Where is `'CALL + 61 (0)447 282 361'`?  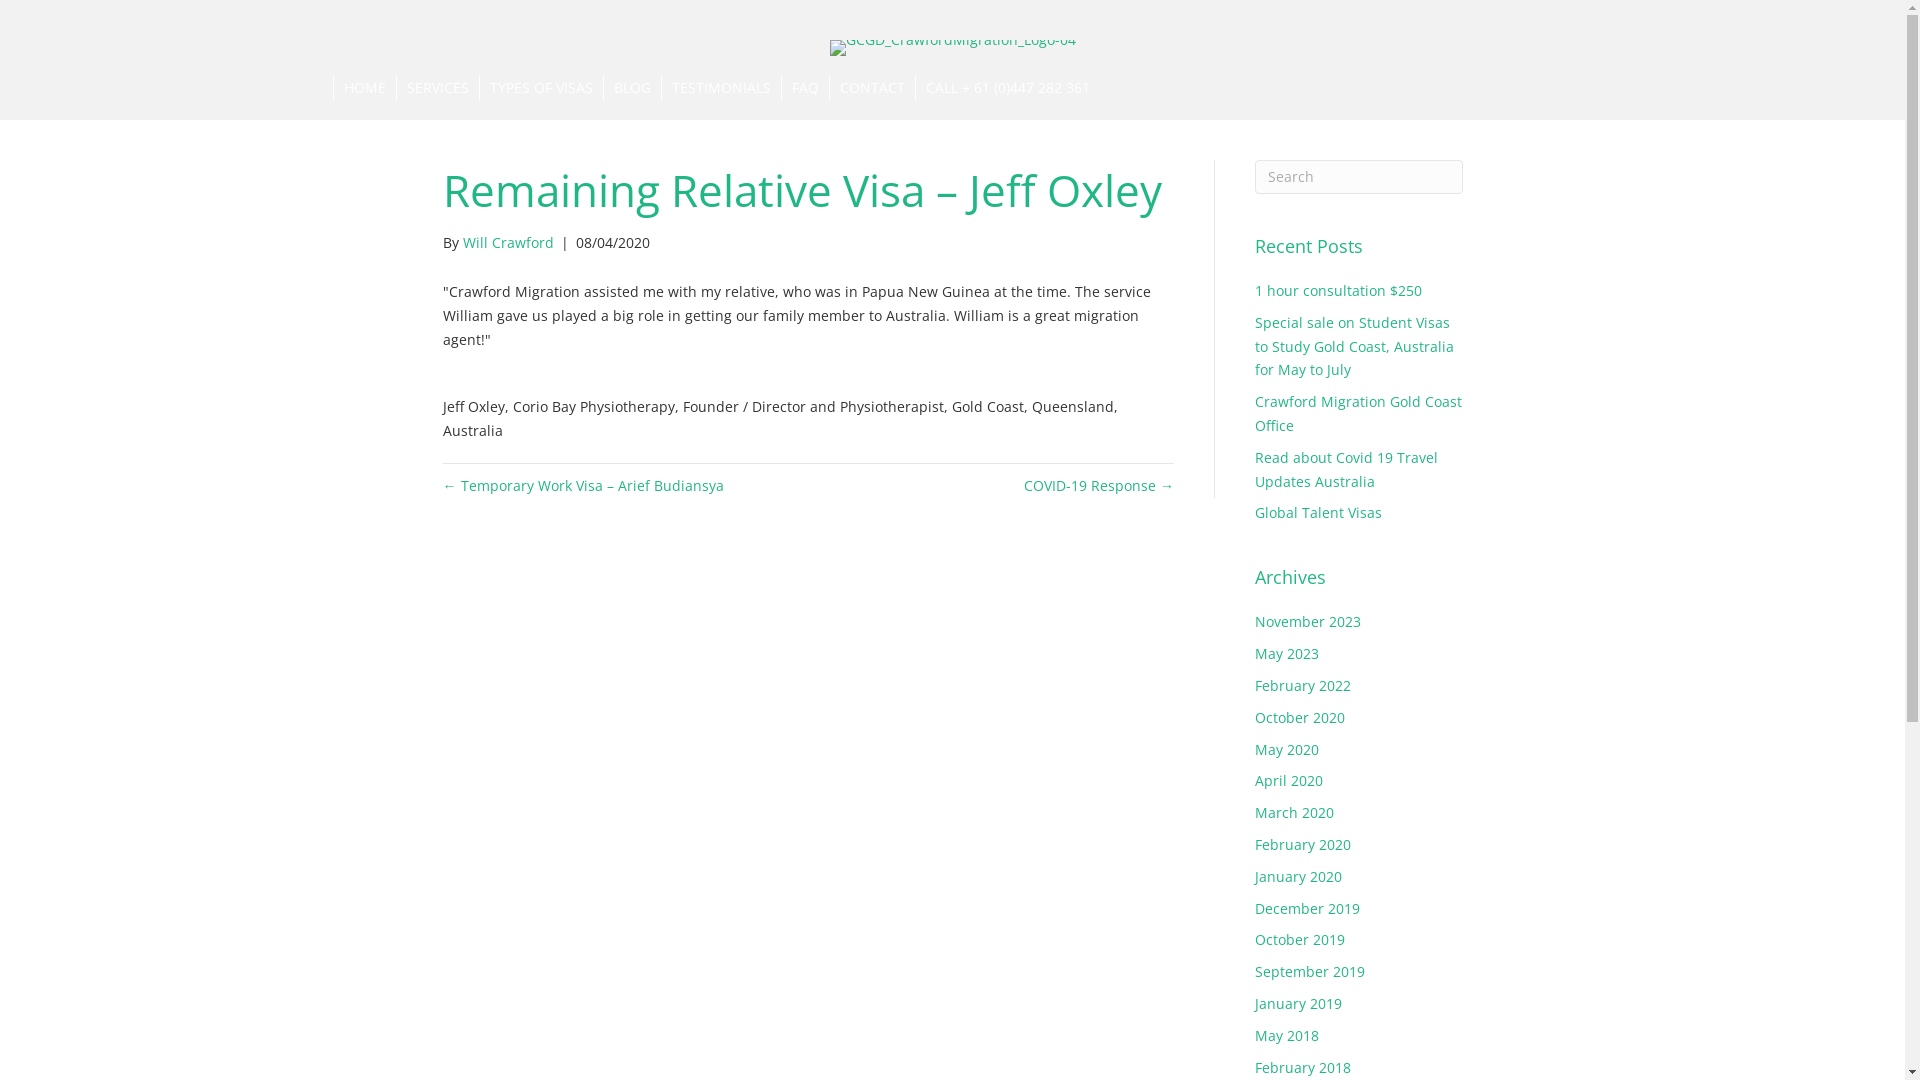
'CALL + 61 (0)447 282 361' is located at coordinates (912, 87).